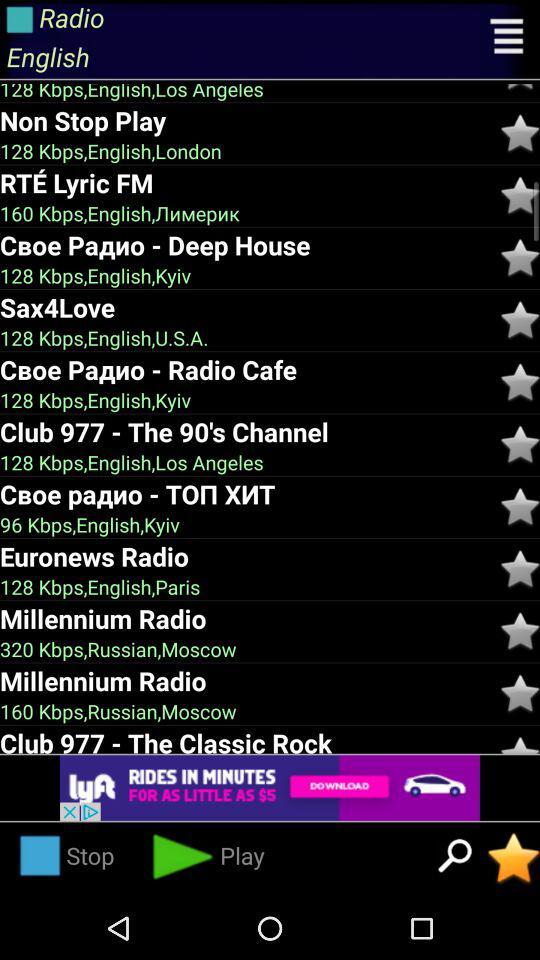  Describe the element at coordinates (520, 195) in the screenshot. I see `to favourites` at that location.